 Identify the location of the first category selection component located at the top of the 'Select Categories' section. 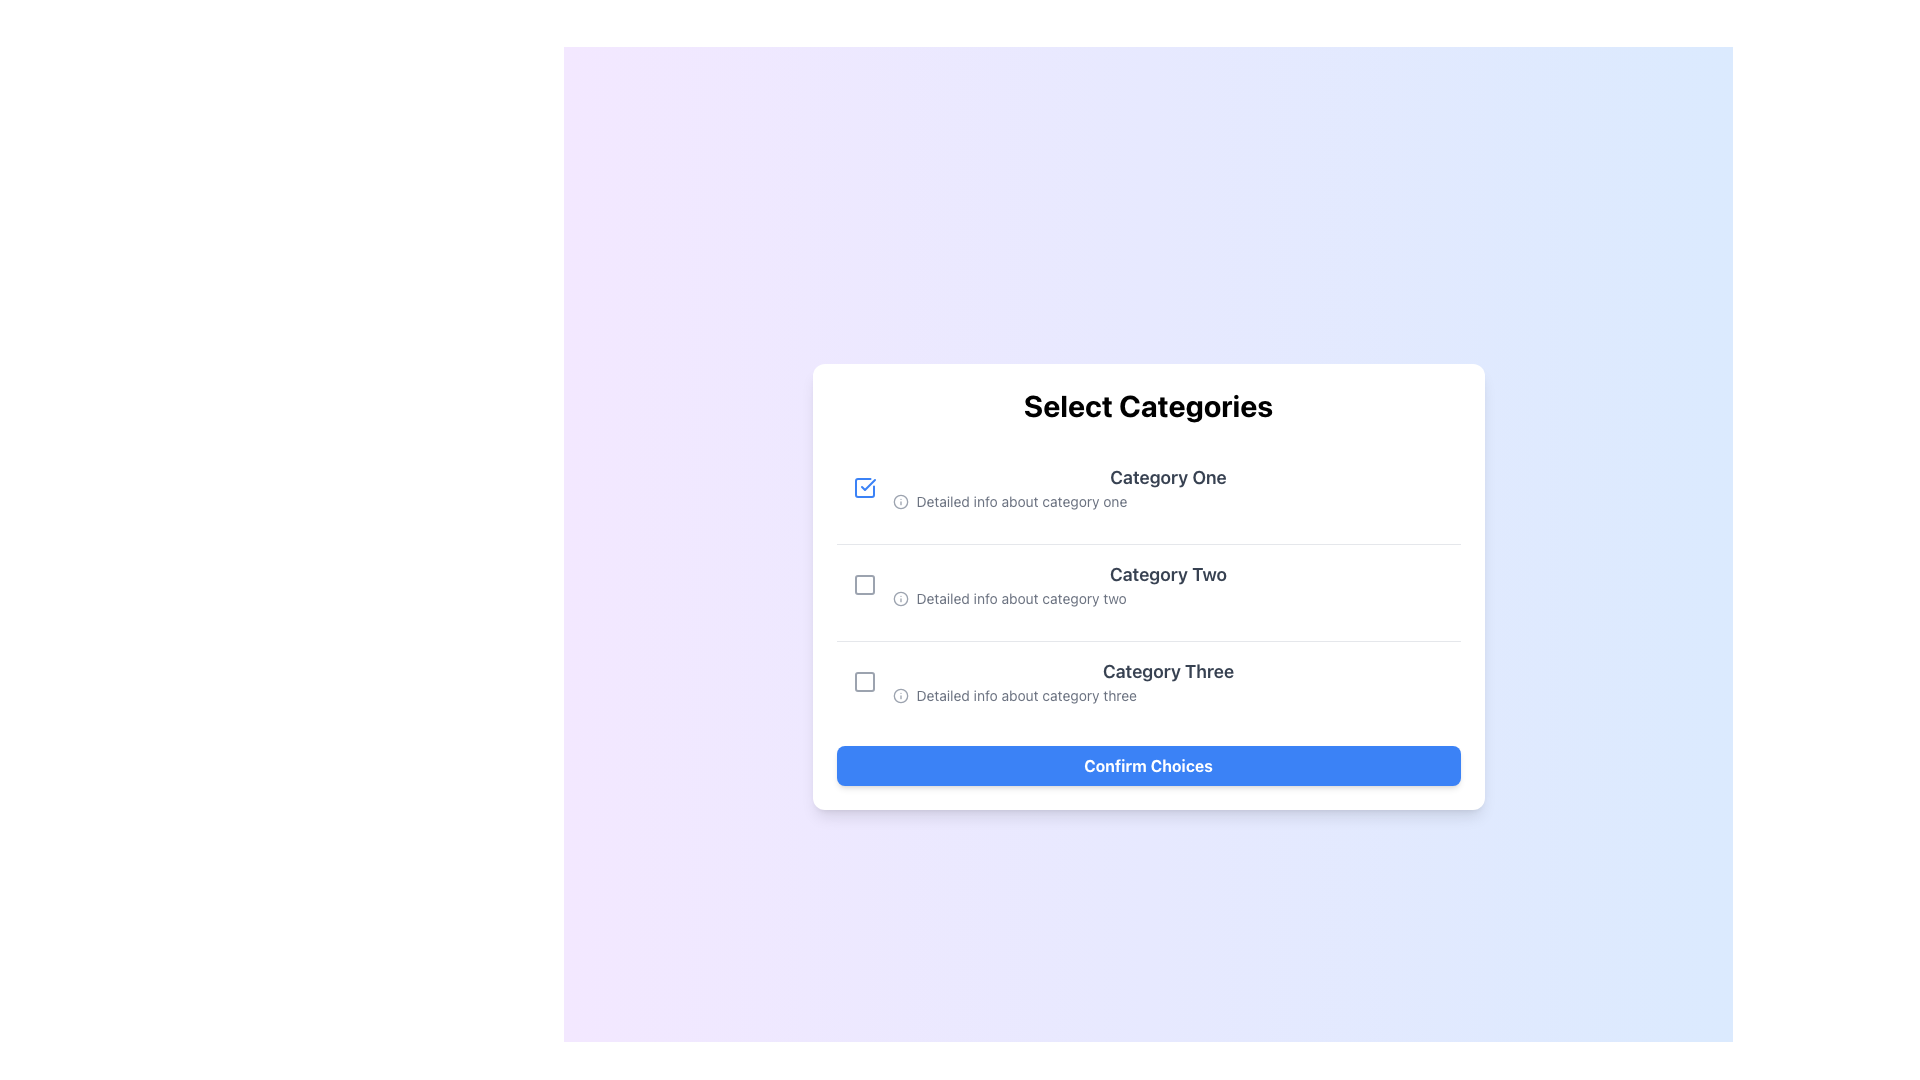
(1148, 488).